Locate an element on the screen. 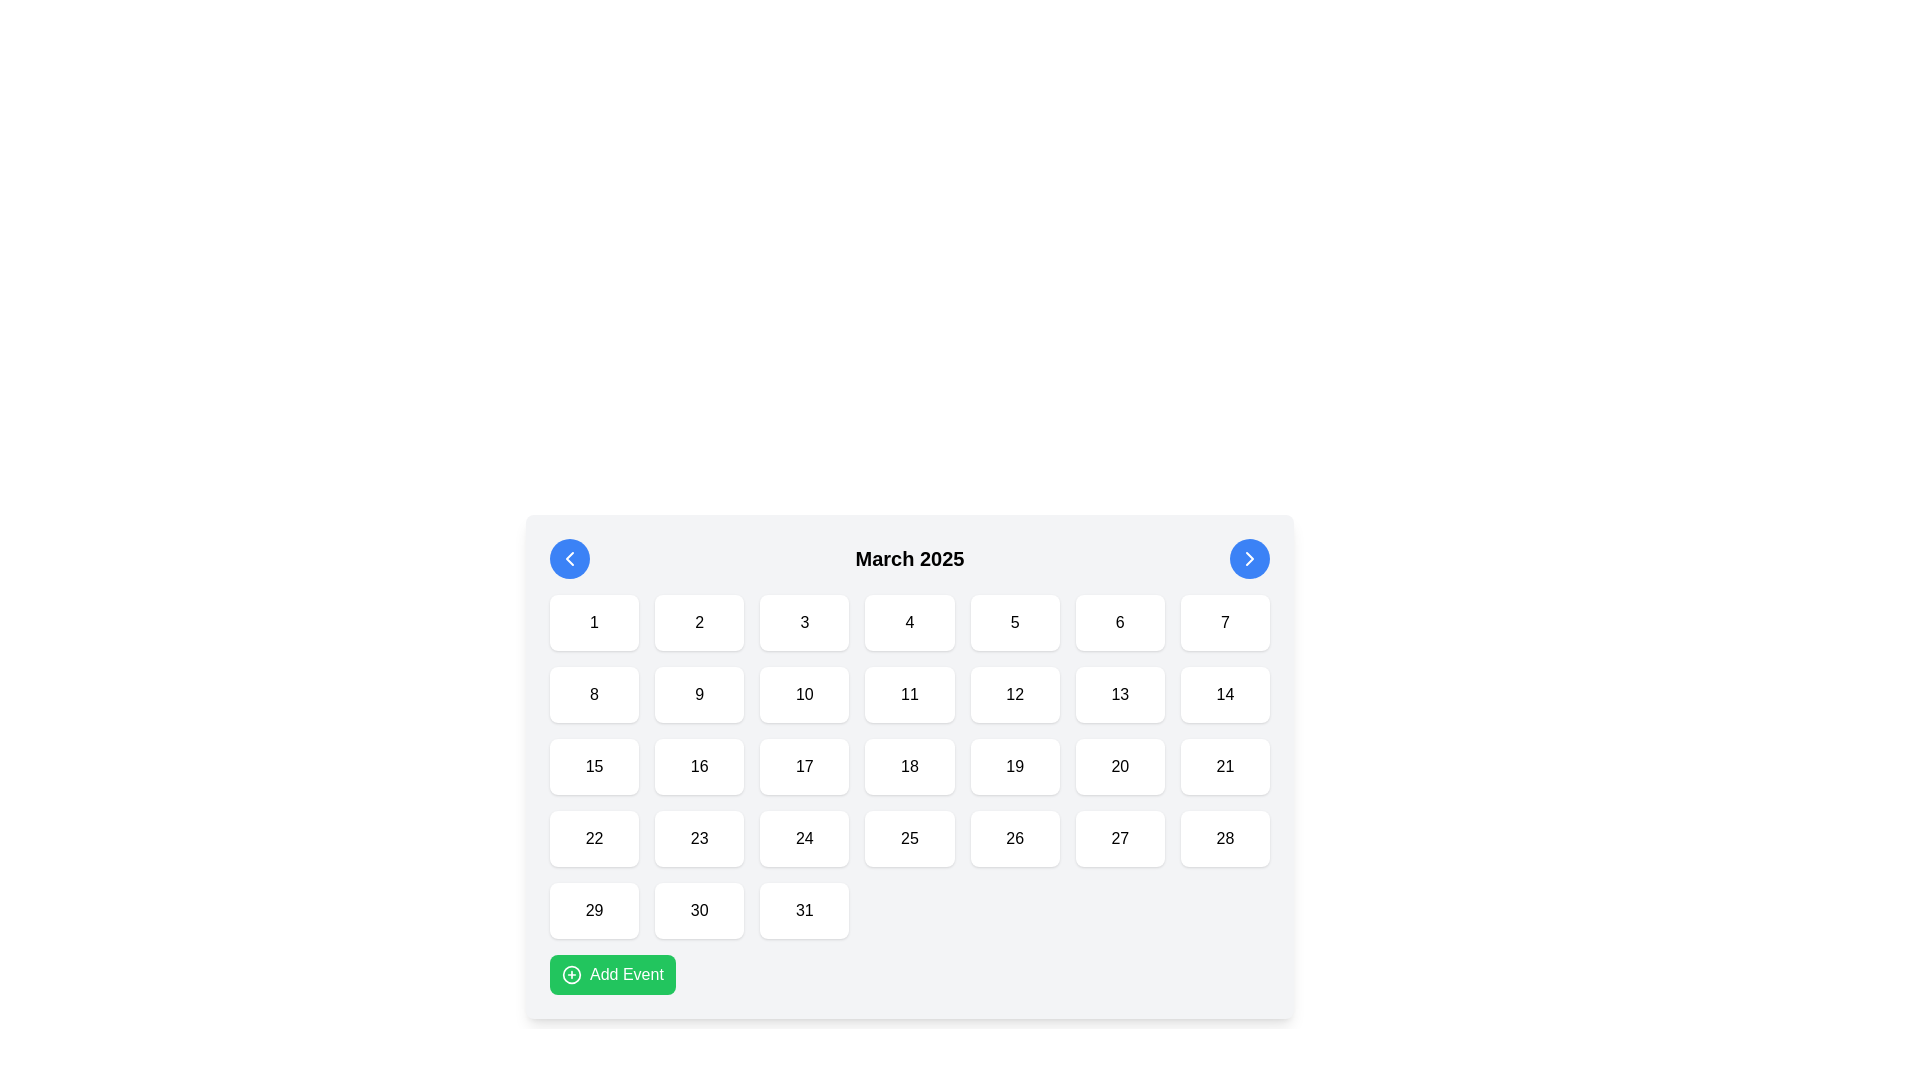  a specific day within the Calendar grid, which visually represents the month's days and is centrally located beneath the month header is located at coordinates (909, 766).